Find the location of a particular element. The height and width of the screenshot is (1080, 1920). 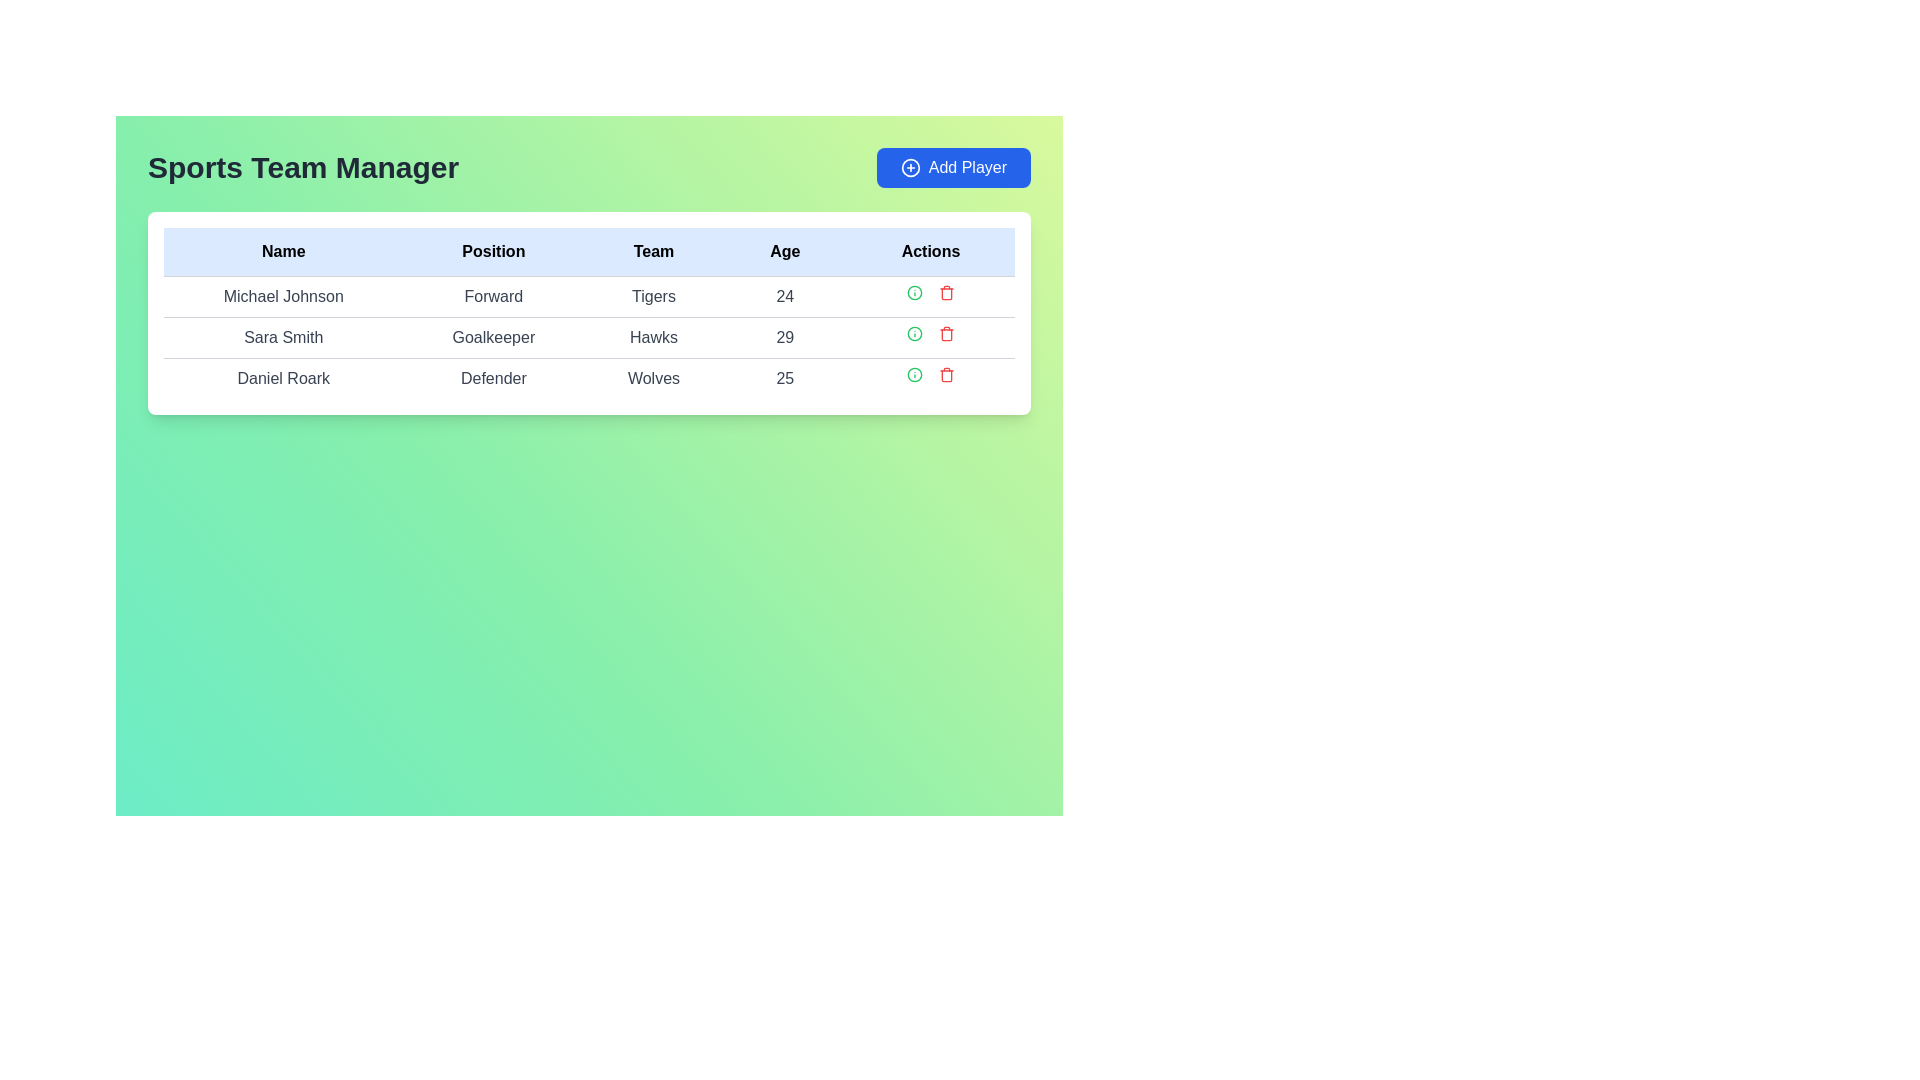

the text label displaying 'Michael Johnson' in the first row and first column of the table under the header 'Name' is located at coordinates (282, 297).